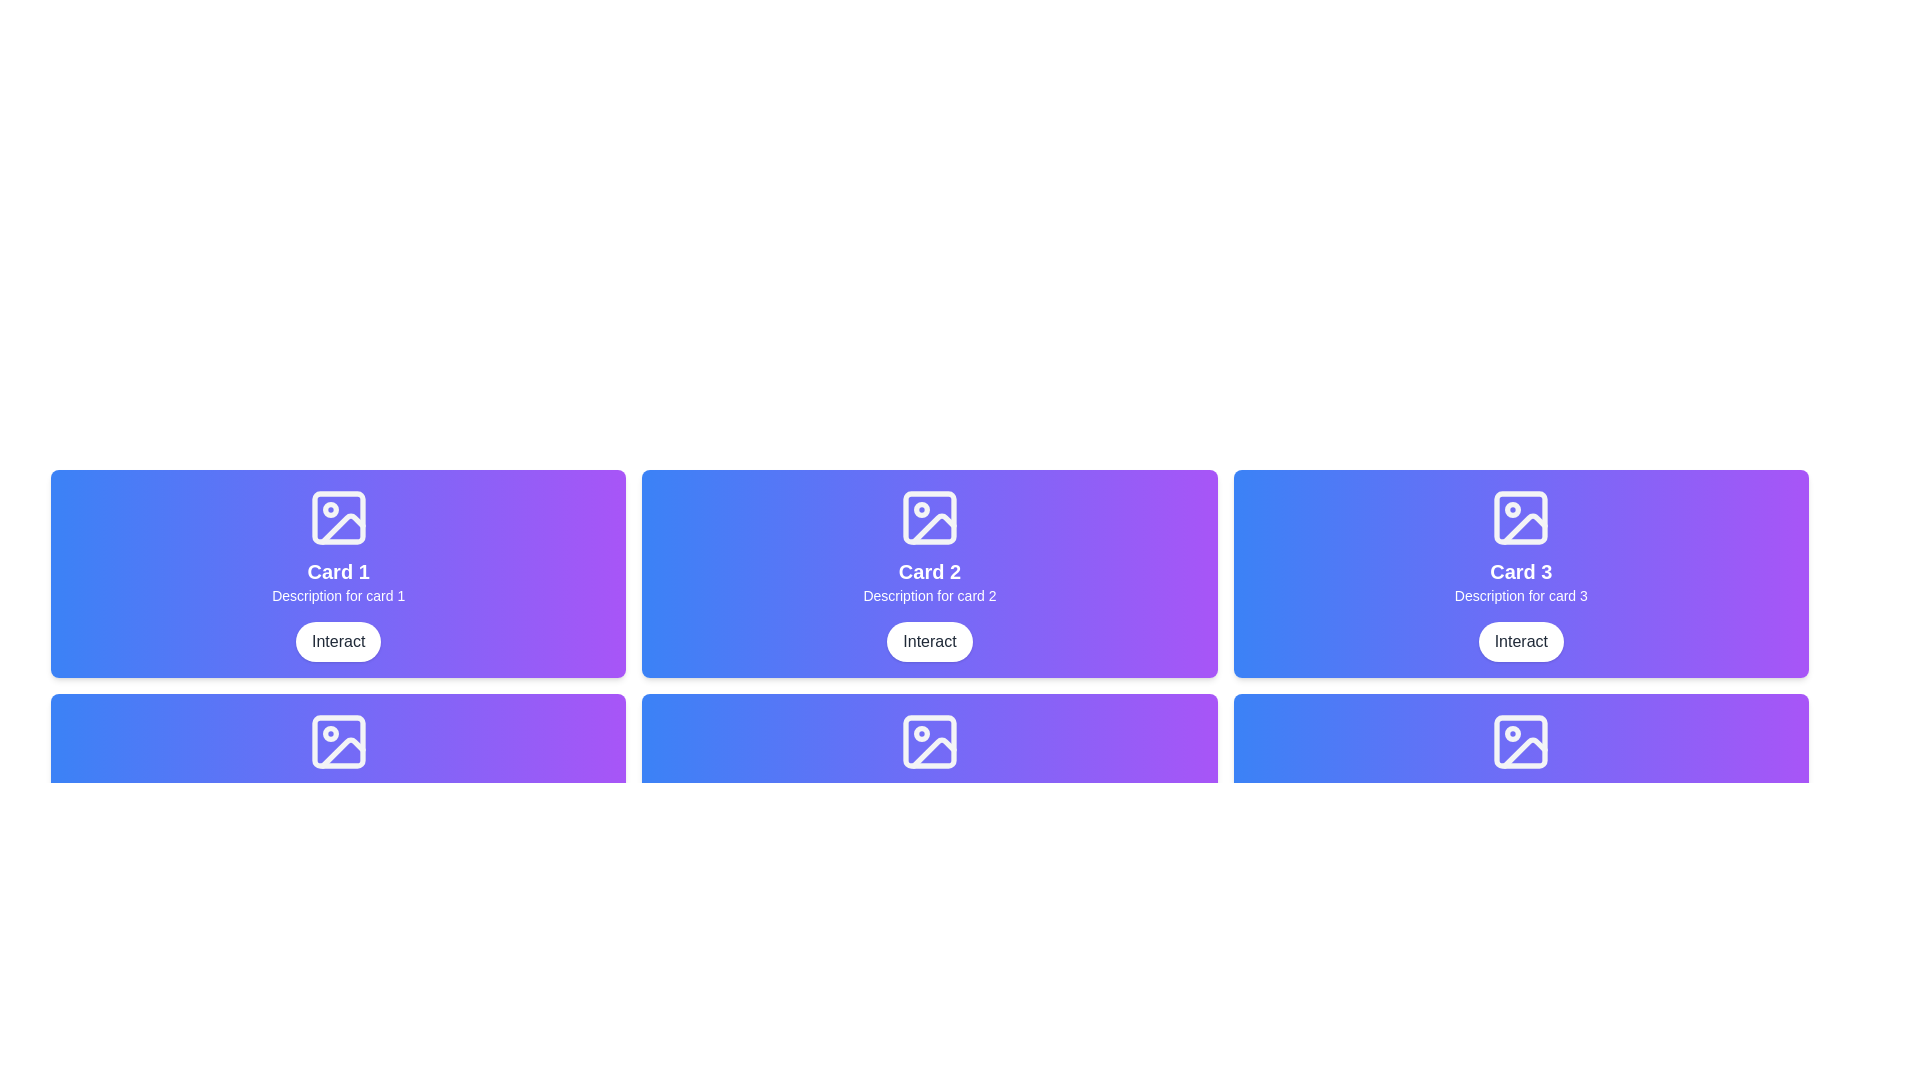 The width and height of the screenshot is (1920, 1080). Describe the element at coordinates (929, 582) in the screenshot. I see `the Text display (multi-line) titled 'Card 2' which includes 'Description for card 2' located in the middle card of a horizontal array` at that location.